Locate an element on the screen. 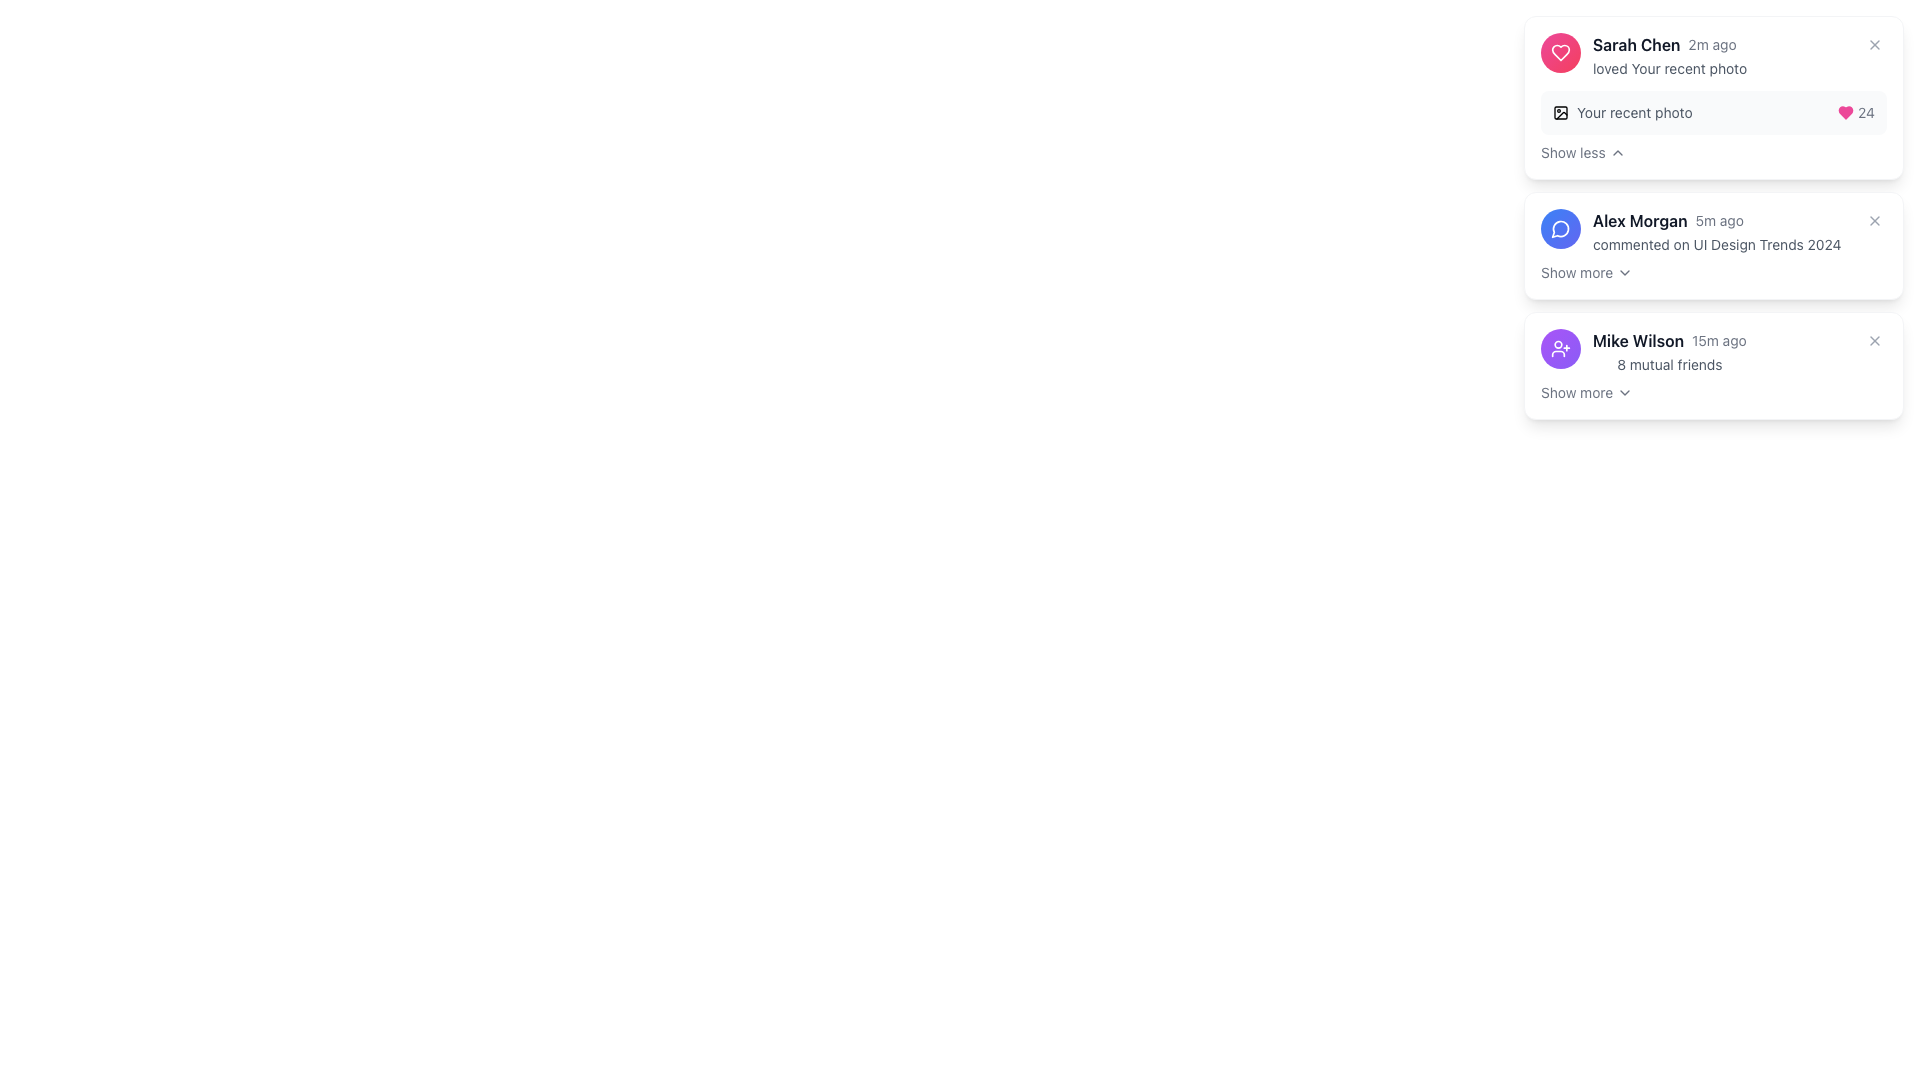  the dismiss button located on the right side of the notification item containing the text 'Alex Morgan 5m ago commented on UI Design Trends 2024' is located at coordinates (1874, 220).